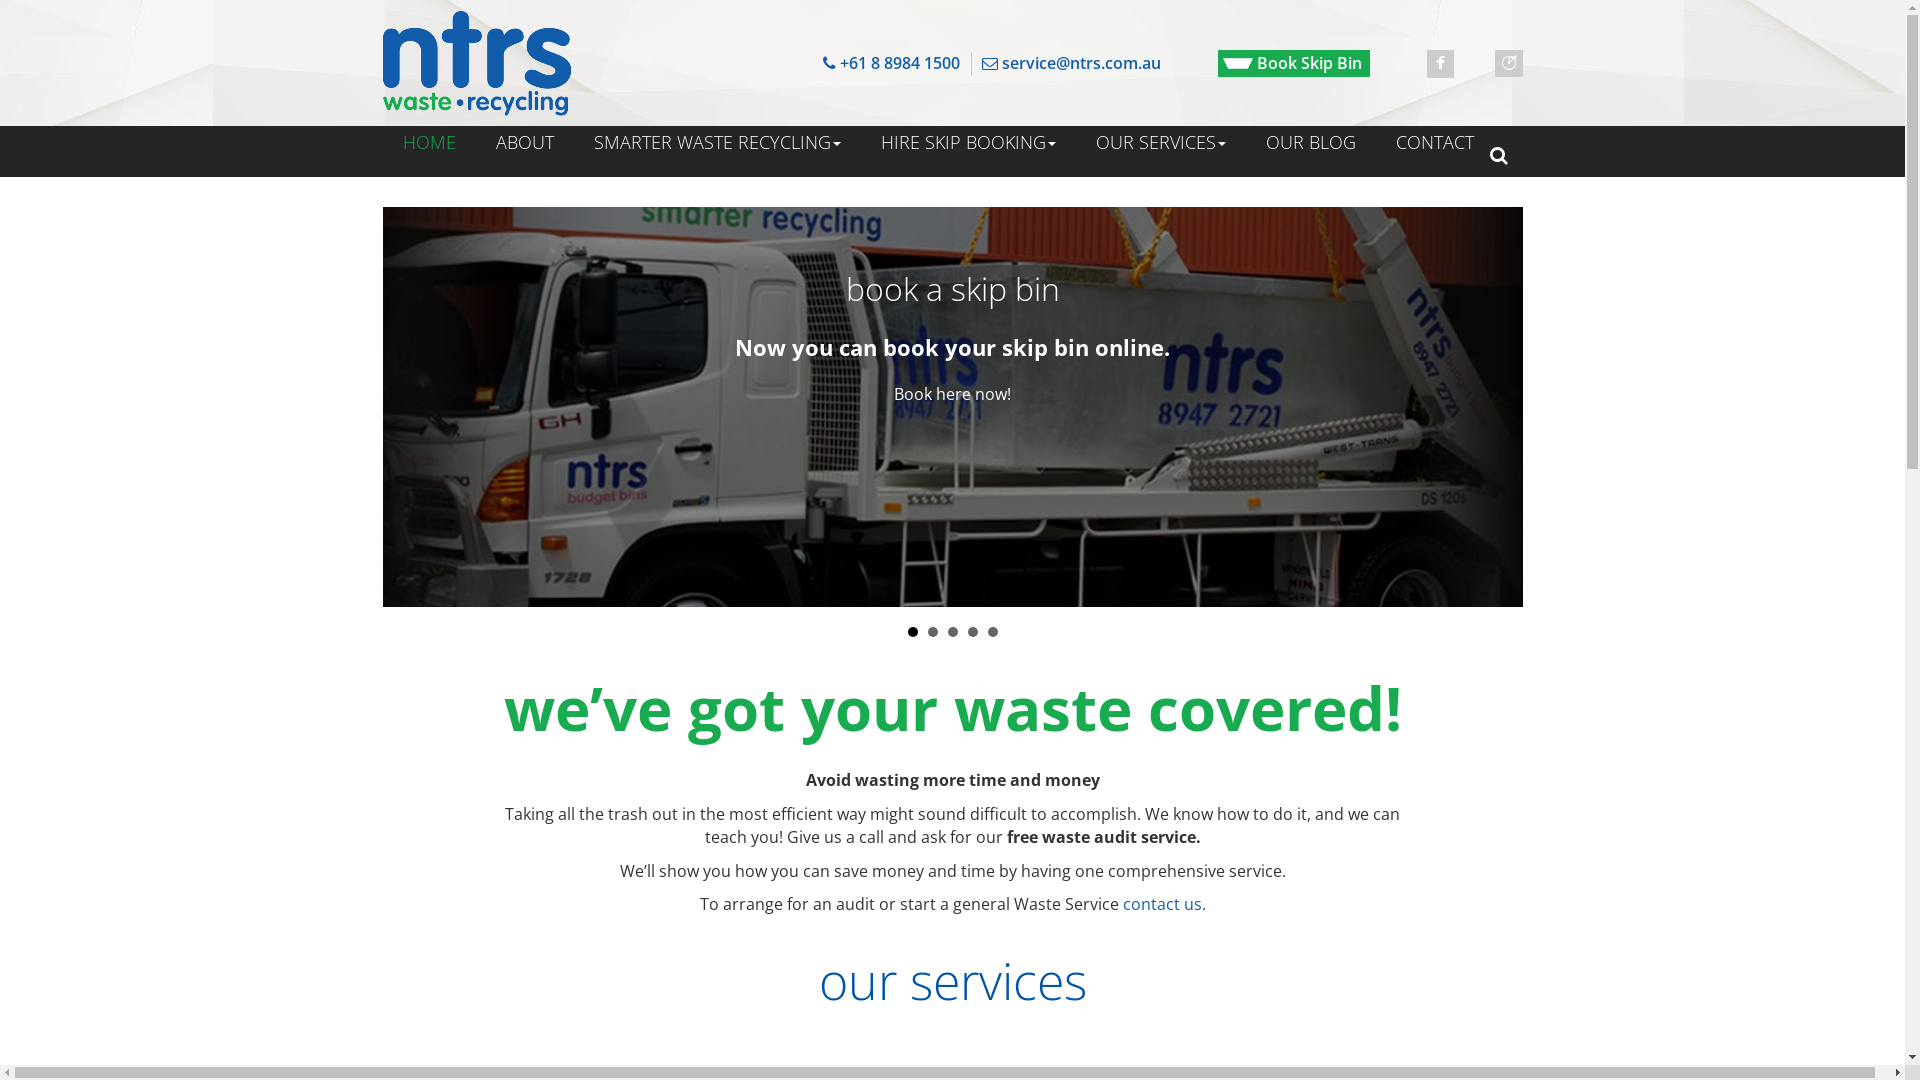  Describe the element at coordinates (475, 61) in the screenshot. I see `'ntrs'` at that location.